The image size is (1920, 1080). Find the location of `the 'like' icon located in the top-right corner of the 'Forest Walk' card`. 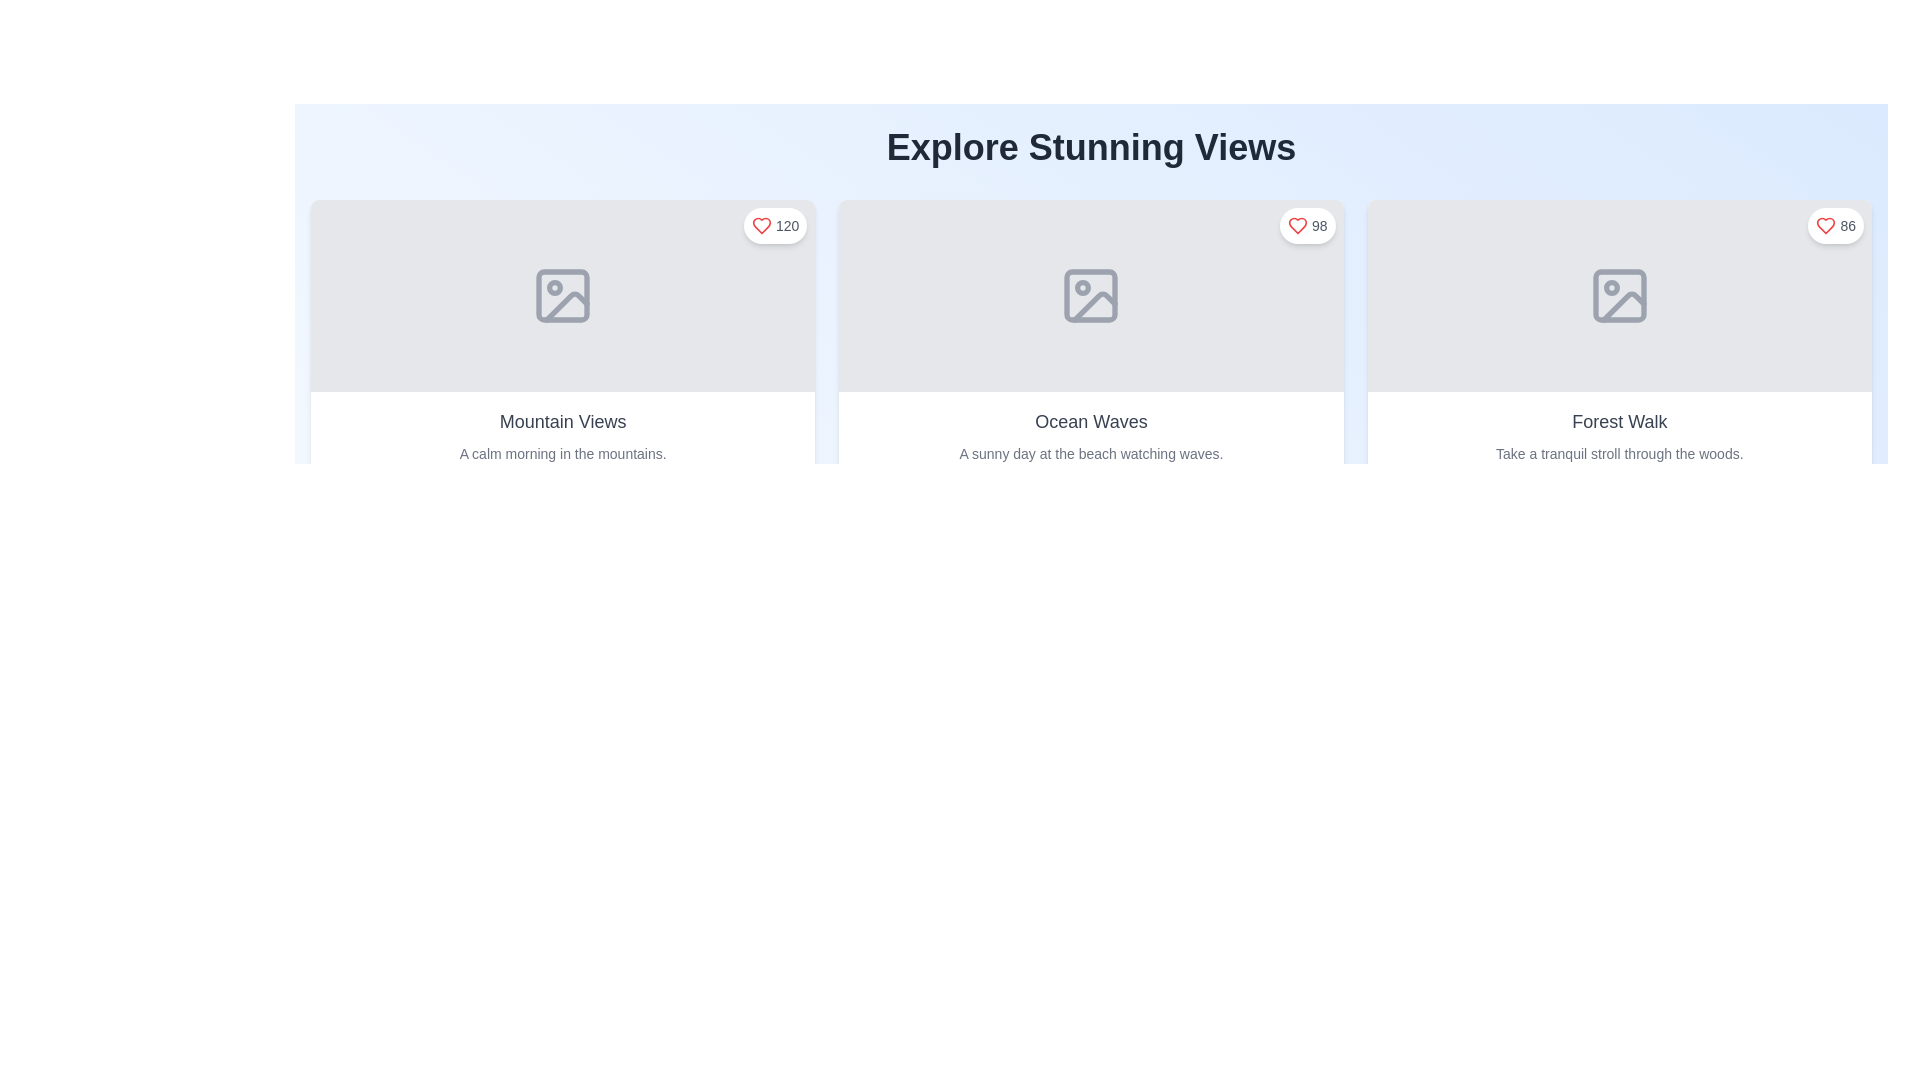

the 'like' icon located in the top-right corner of the 'Forest Walk' card is located at coordinates (1826, 225).